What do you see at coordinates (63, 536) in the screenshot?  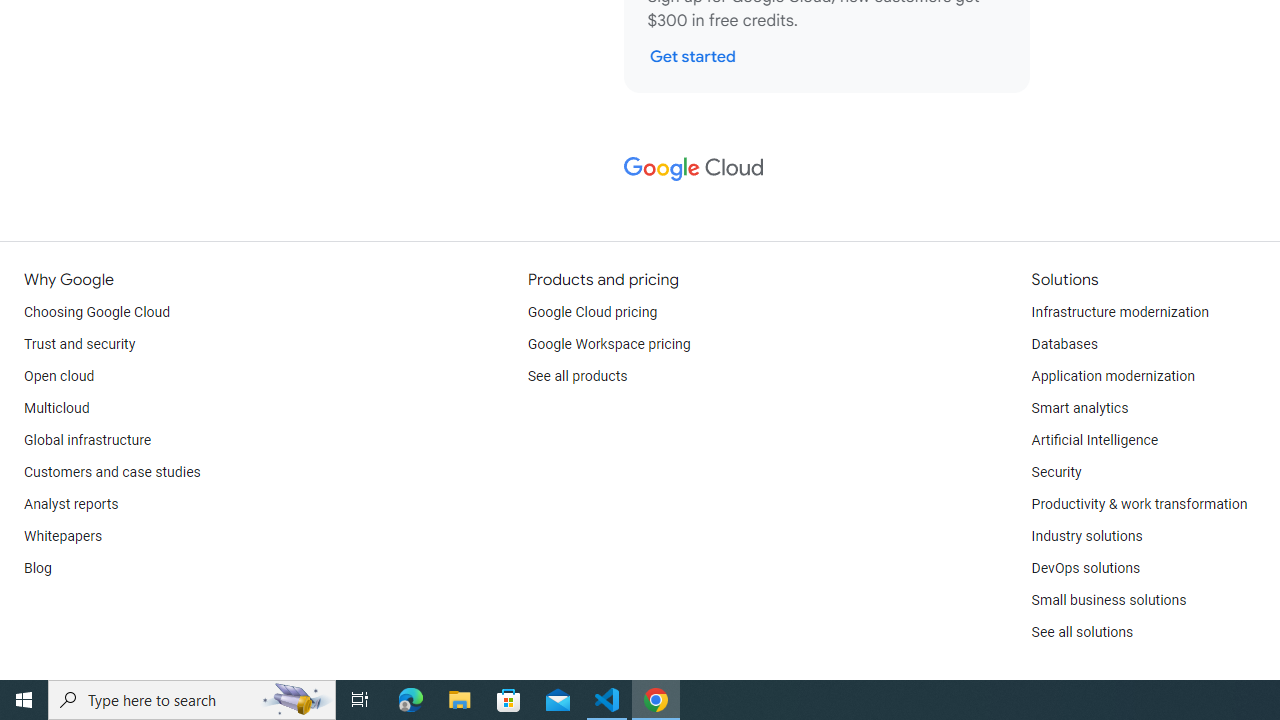 I see `'Whitepapers'` at bounding box center [63, 536].